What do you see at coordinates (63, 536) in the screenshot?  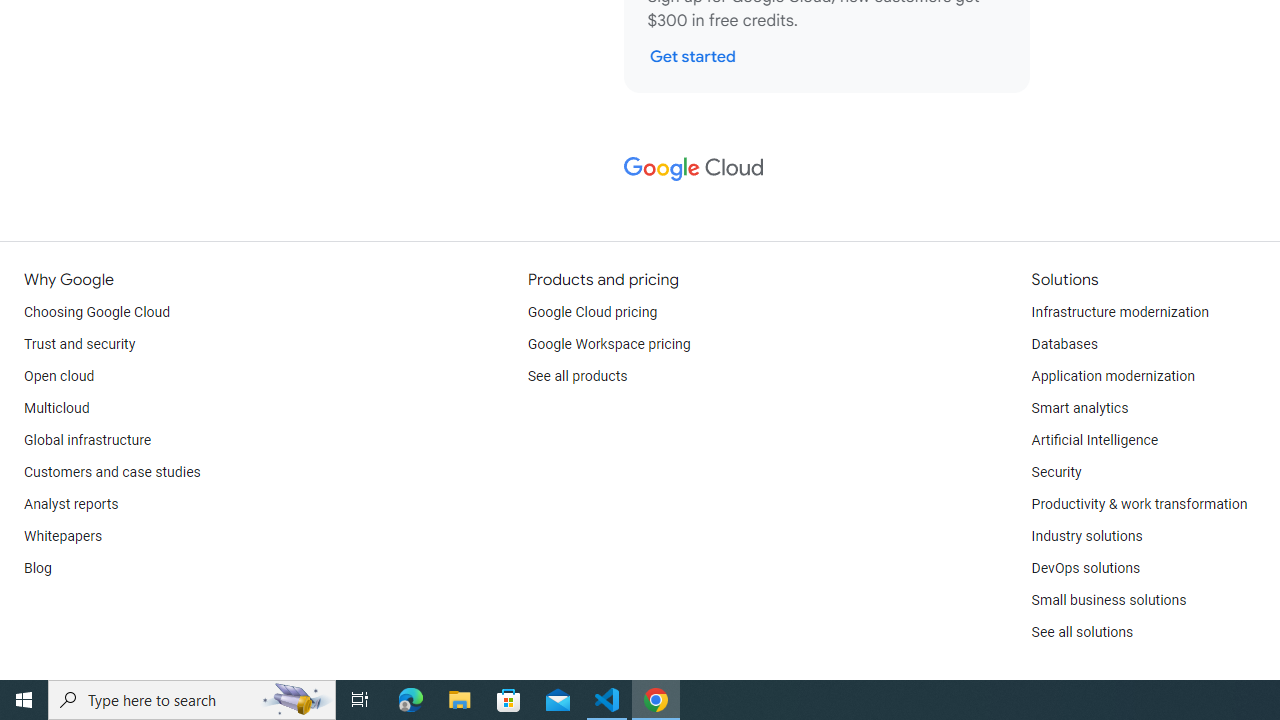 I see `'Whitepapers'` at bounding box center [63, 536].